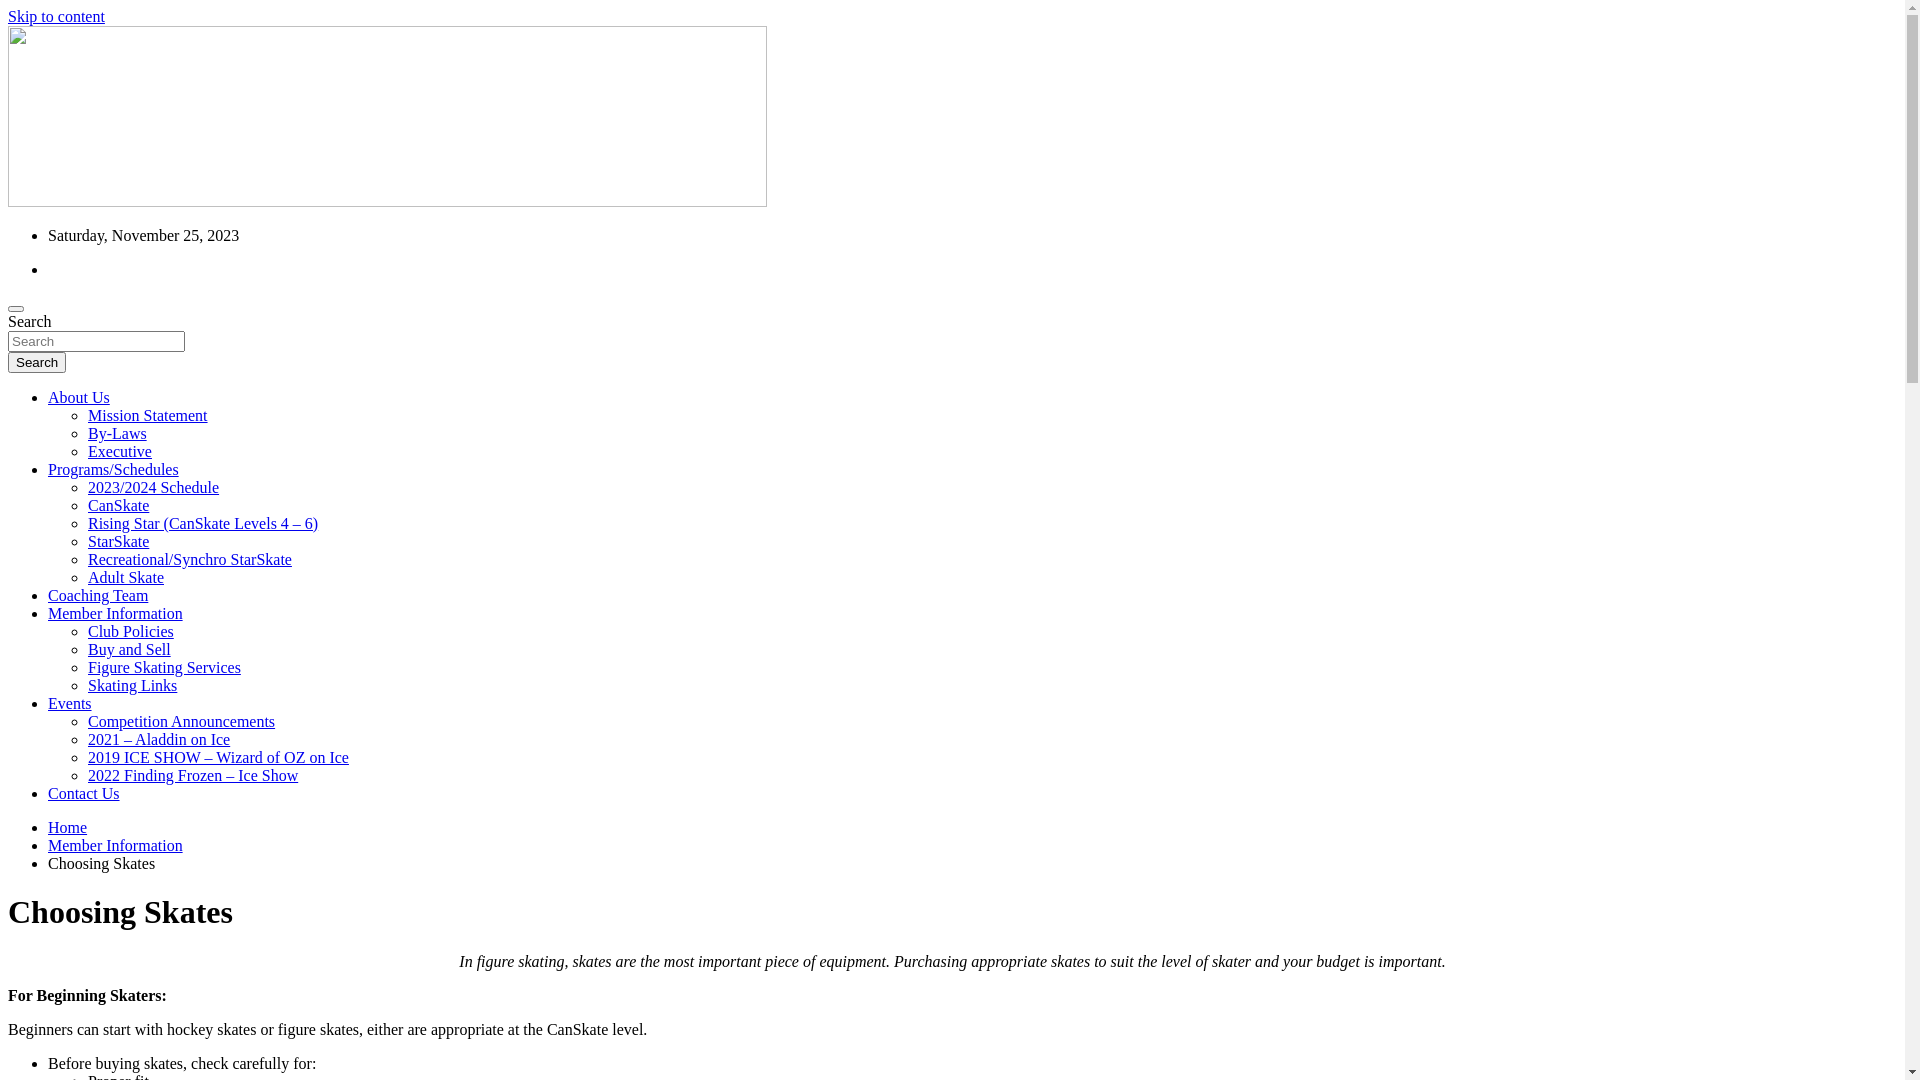 Image resolution: width=1920 pixels, height=1080 pixels. What do you see at coordinates (78, 397) in the screenshot?
I see `'About Us'` at bounding box center [78, 397].